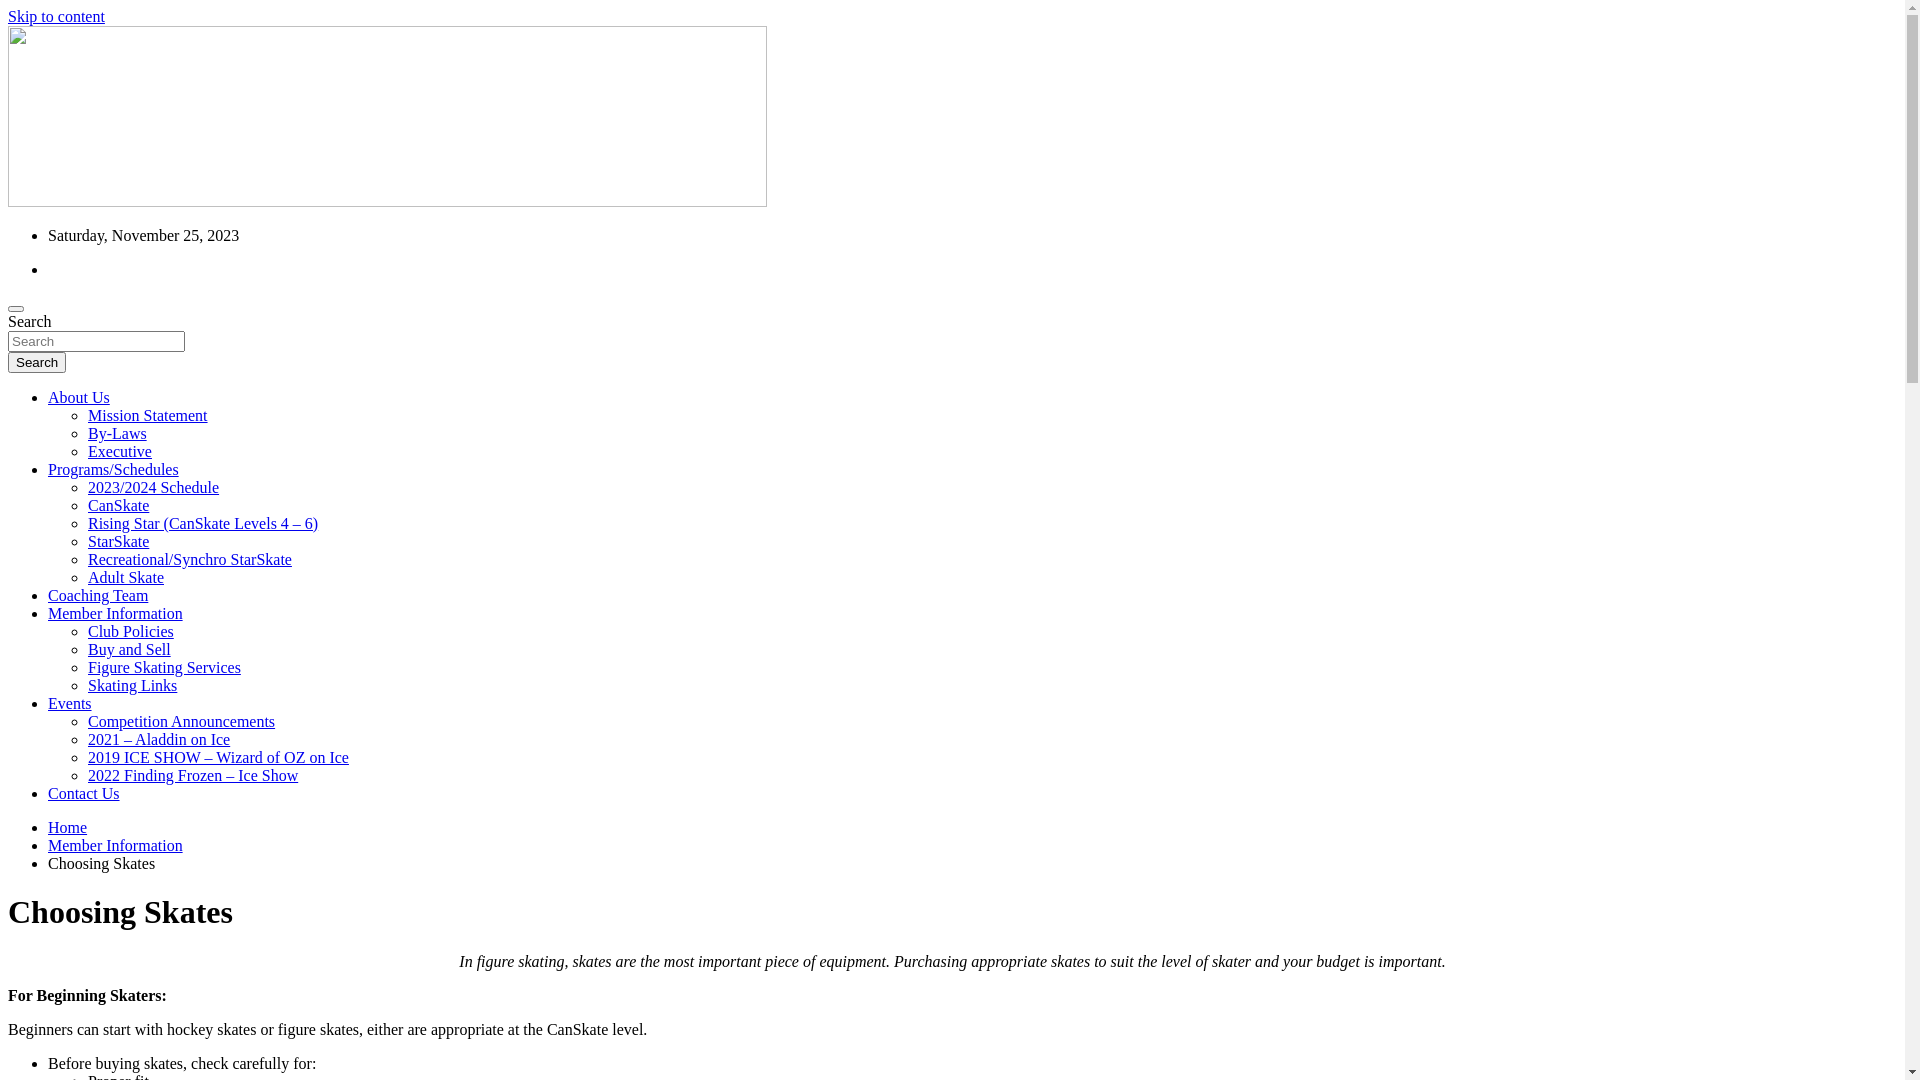 Image resolution: width=1920 pixels, height=1080 pixels. What do you see at coordinates (78, 397) in the screenshot?
I see `'About Us'` at bounding box center [78, 397].